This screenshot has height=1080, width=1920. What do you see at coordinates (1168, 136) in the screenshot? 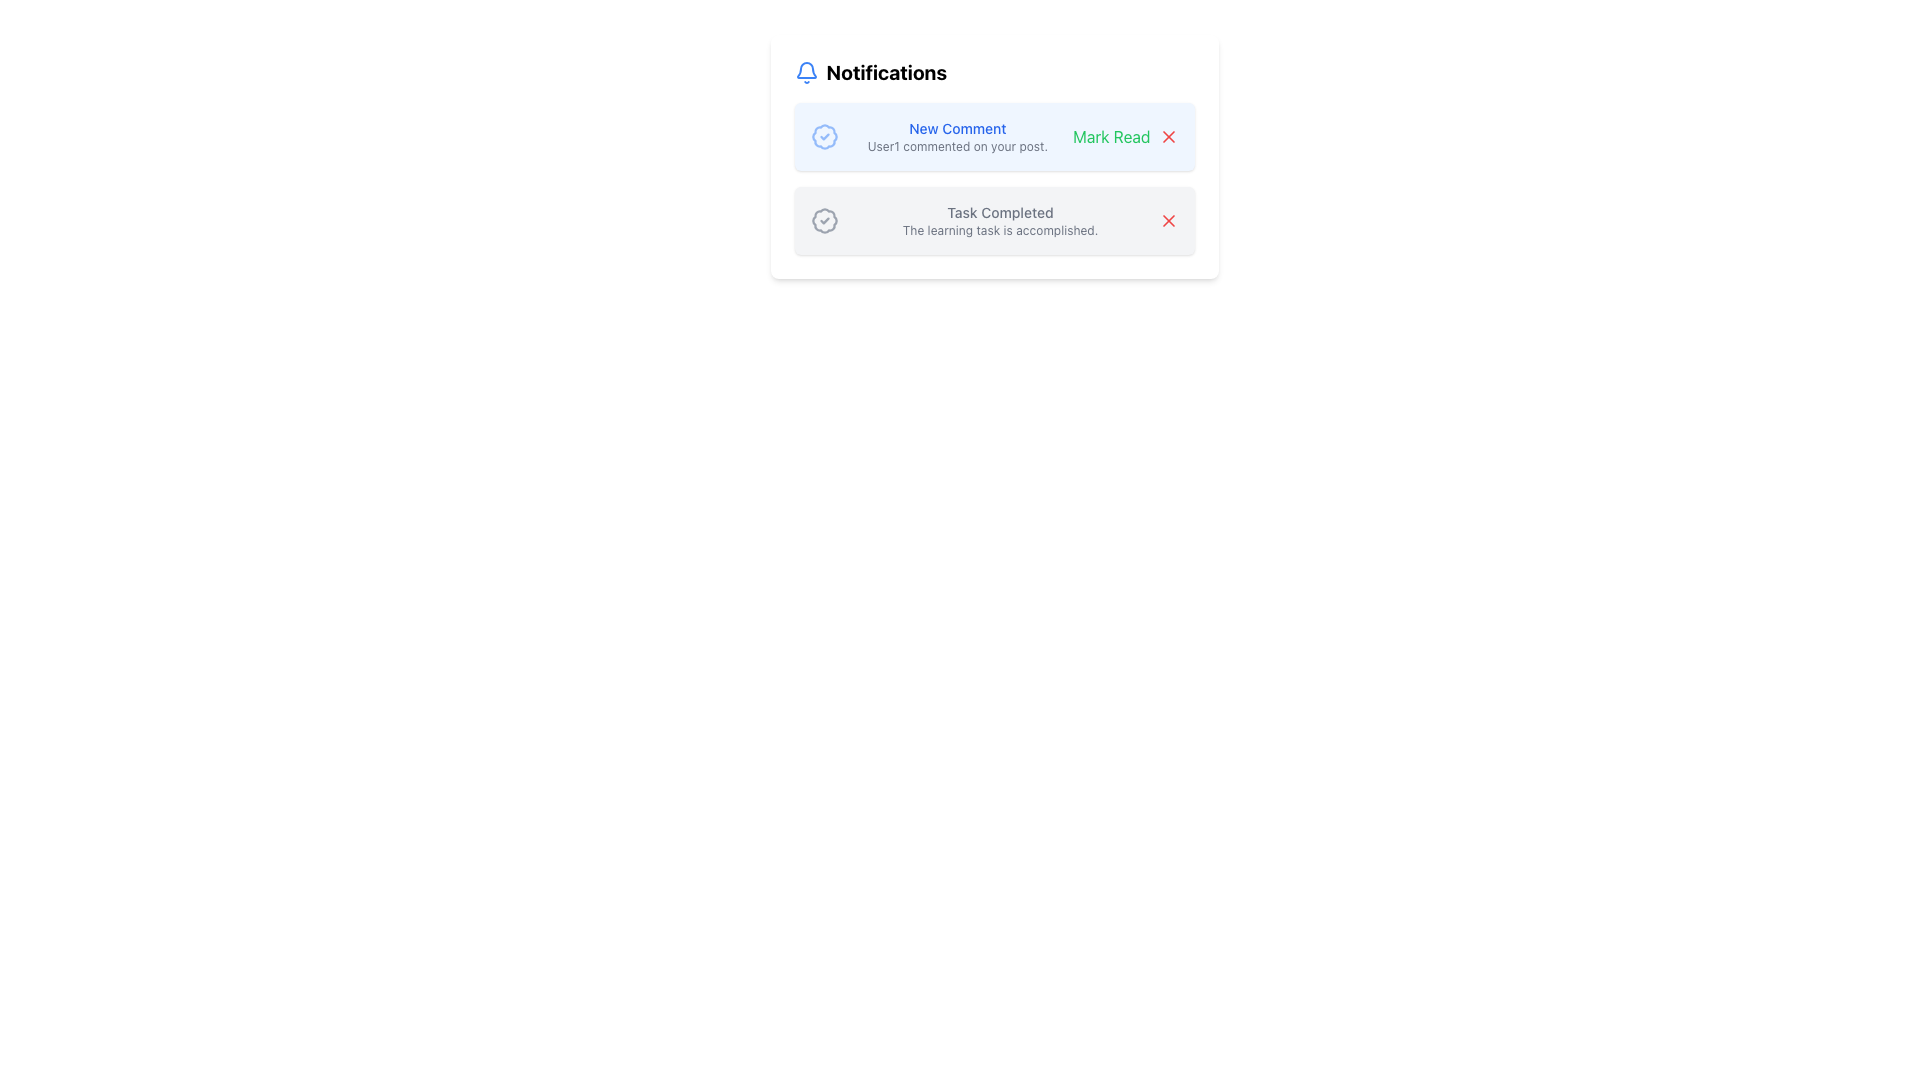
I see `the button positioned to the right of the 'Mark Read' text` at bounding box center [1168, 136].